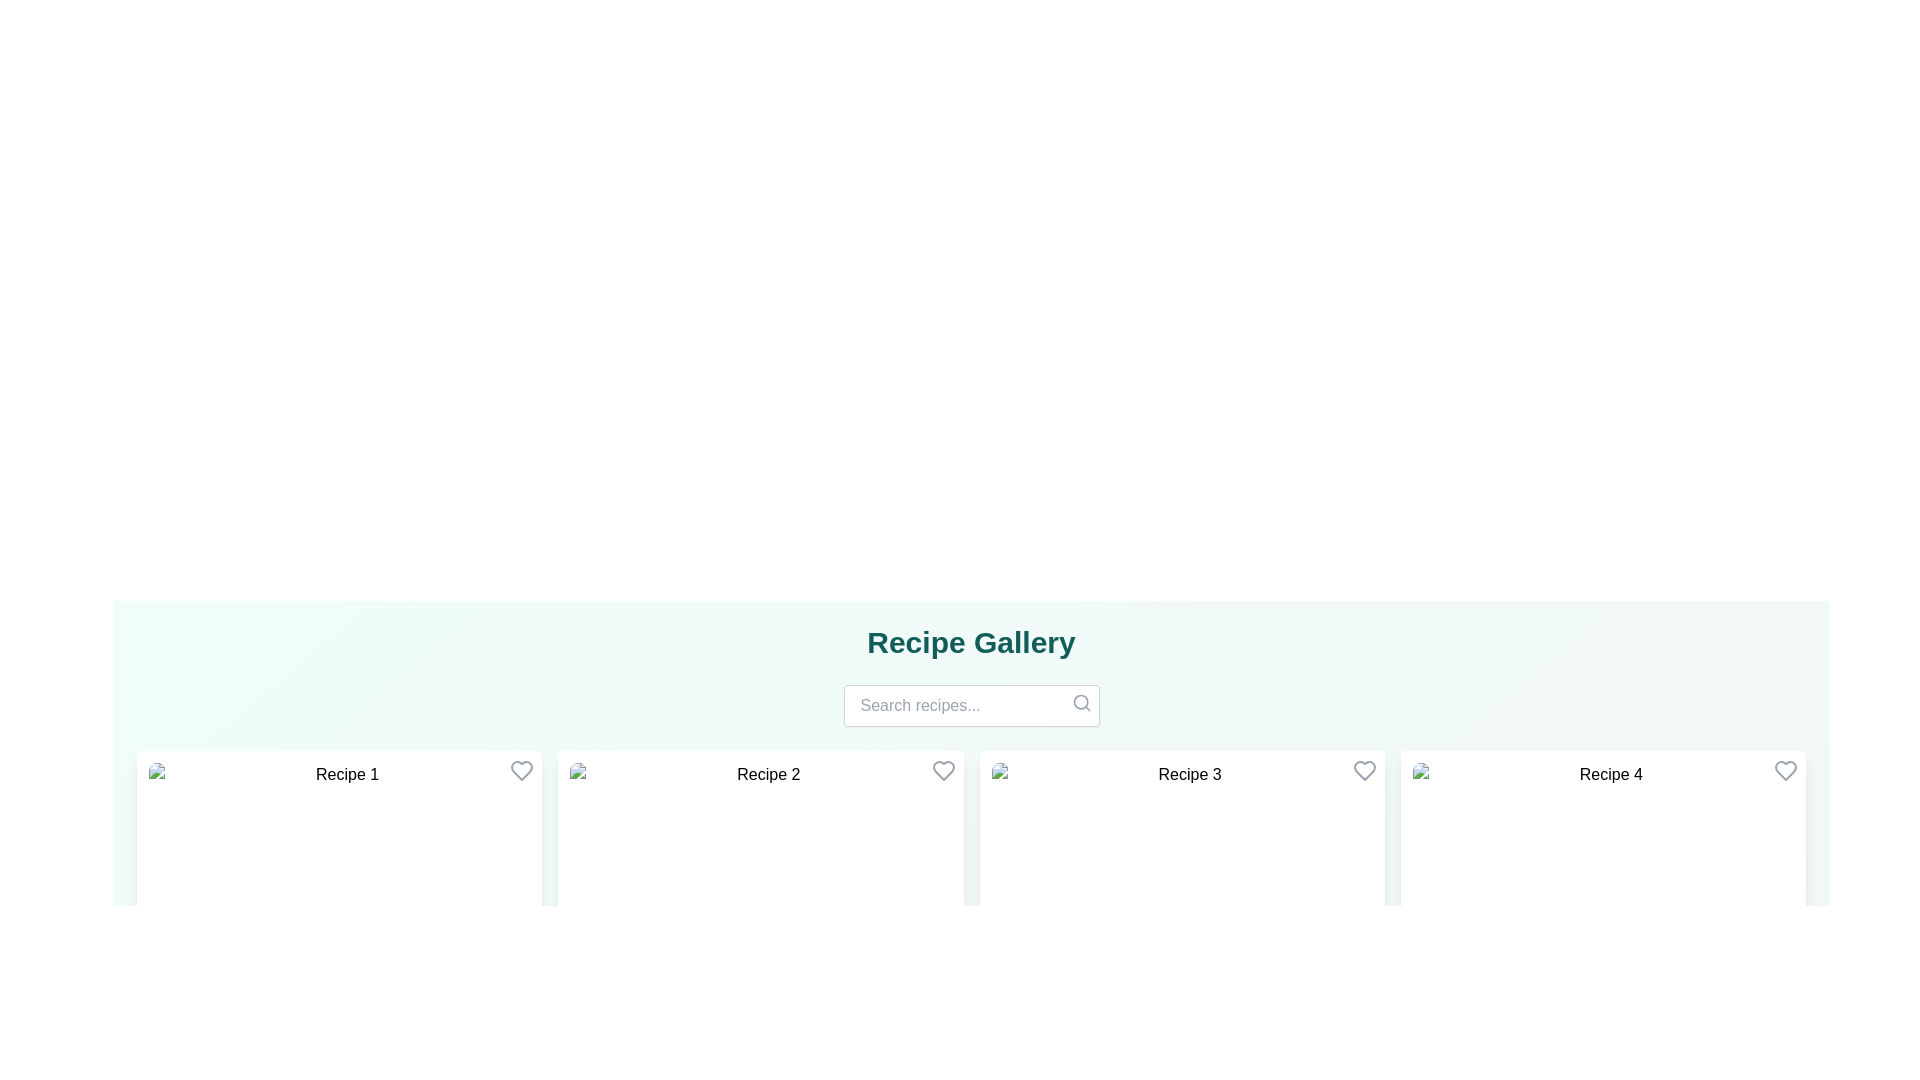 The image size is (1920, 1080). What do you see at coordinates (942, 770) in the screenshot?
I see `the heart-shaped interactive icon in the top-right corner of the card displaying 'Recipe 2' to favorite or like the recipe` at bounding box center [942, 770].